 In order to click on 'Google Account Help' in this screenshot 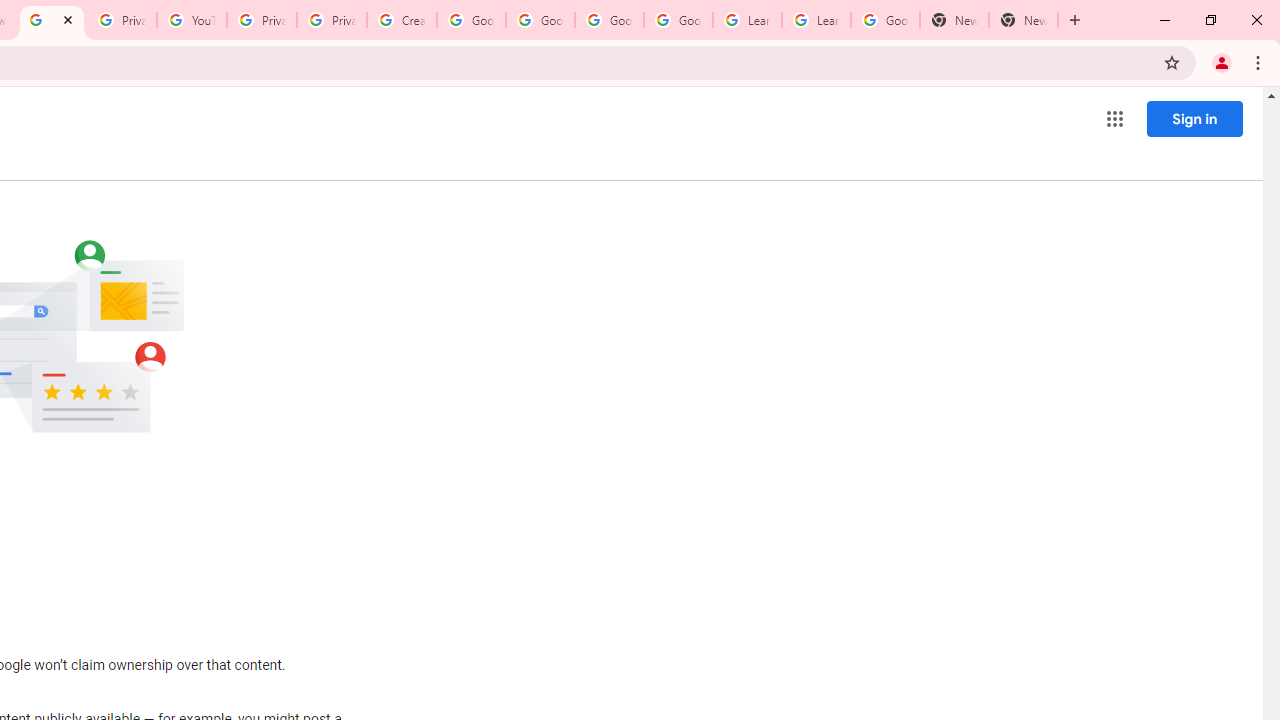, I will do `click(470, 20)`.